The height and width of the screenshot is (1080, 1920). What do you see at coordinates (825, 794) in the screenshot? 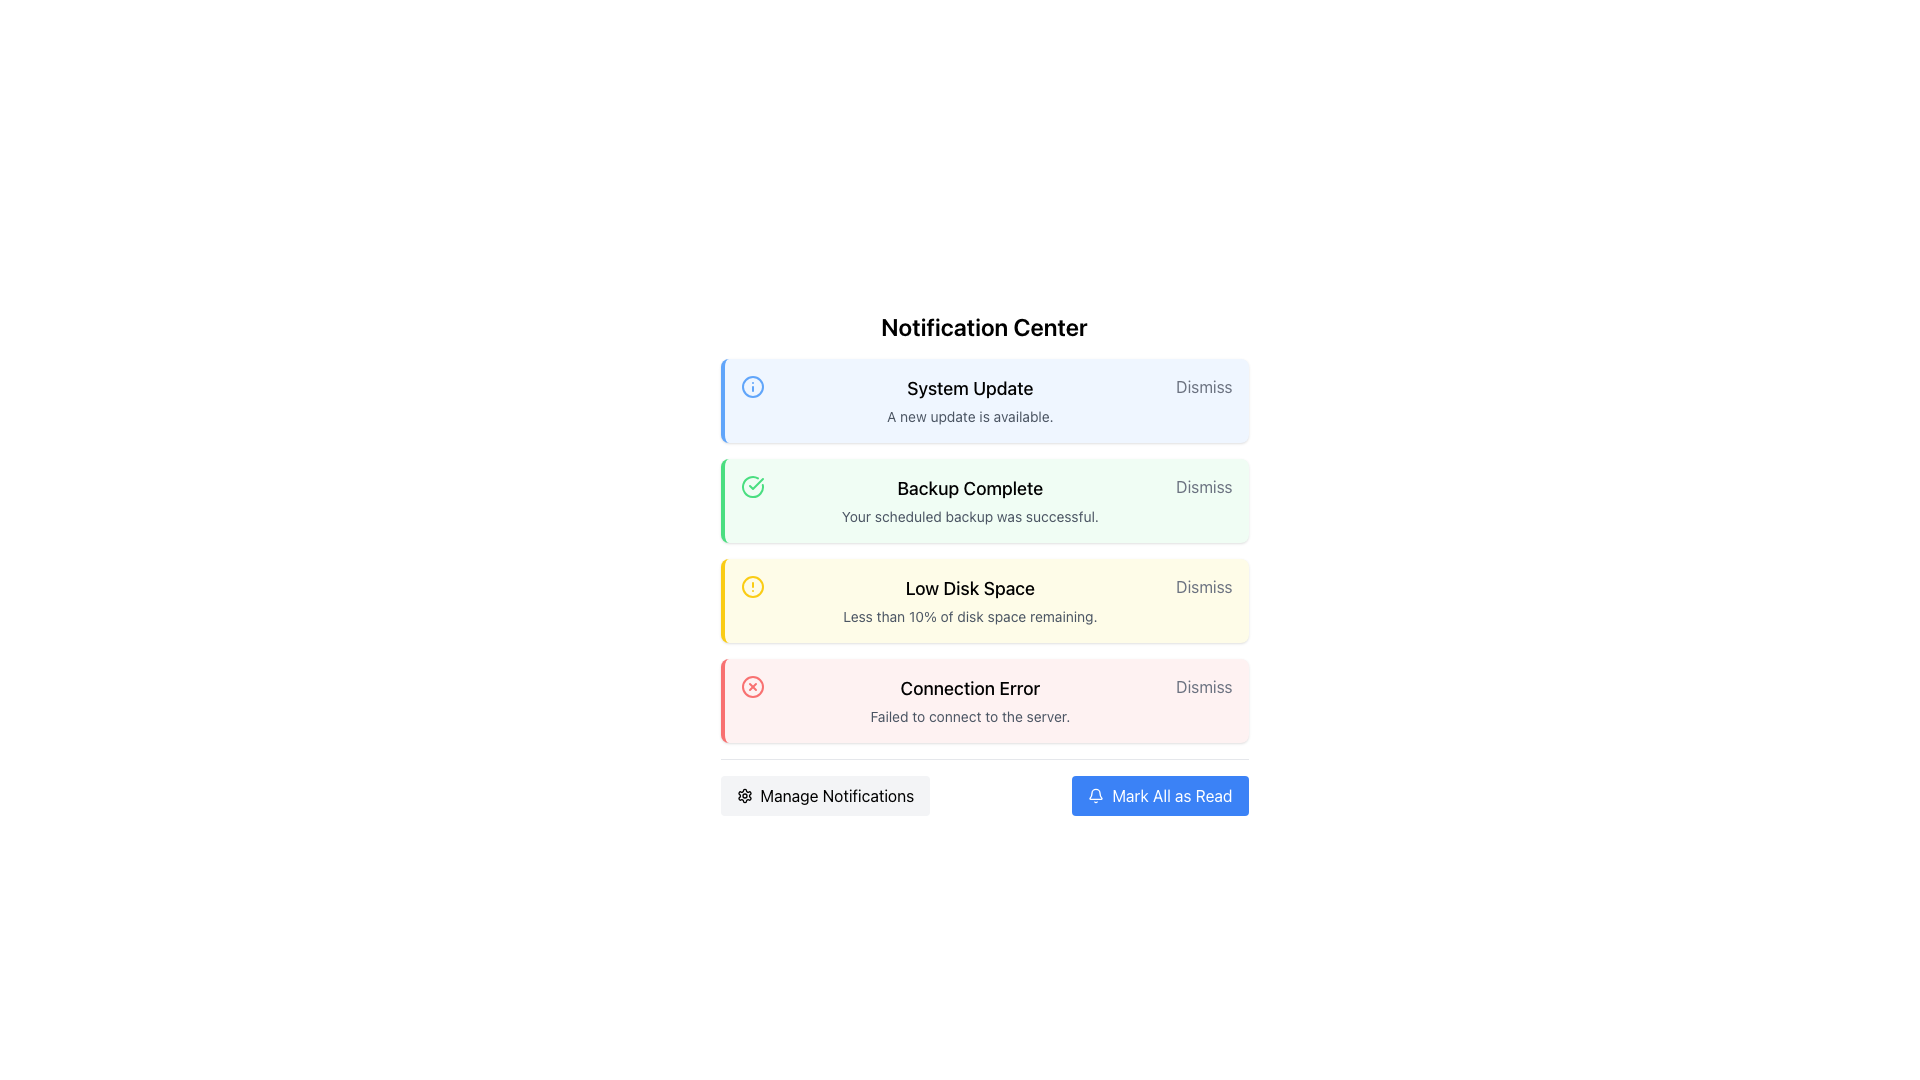
I see `the 'Manage Notifications' button located at the bottom-left corner of the notification panel` at bounding box center [825, 794].